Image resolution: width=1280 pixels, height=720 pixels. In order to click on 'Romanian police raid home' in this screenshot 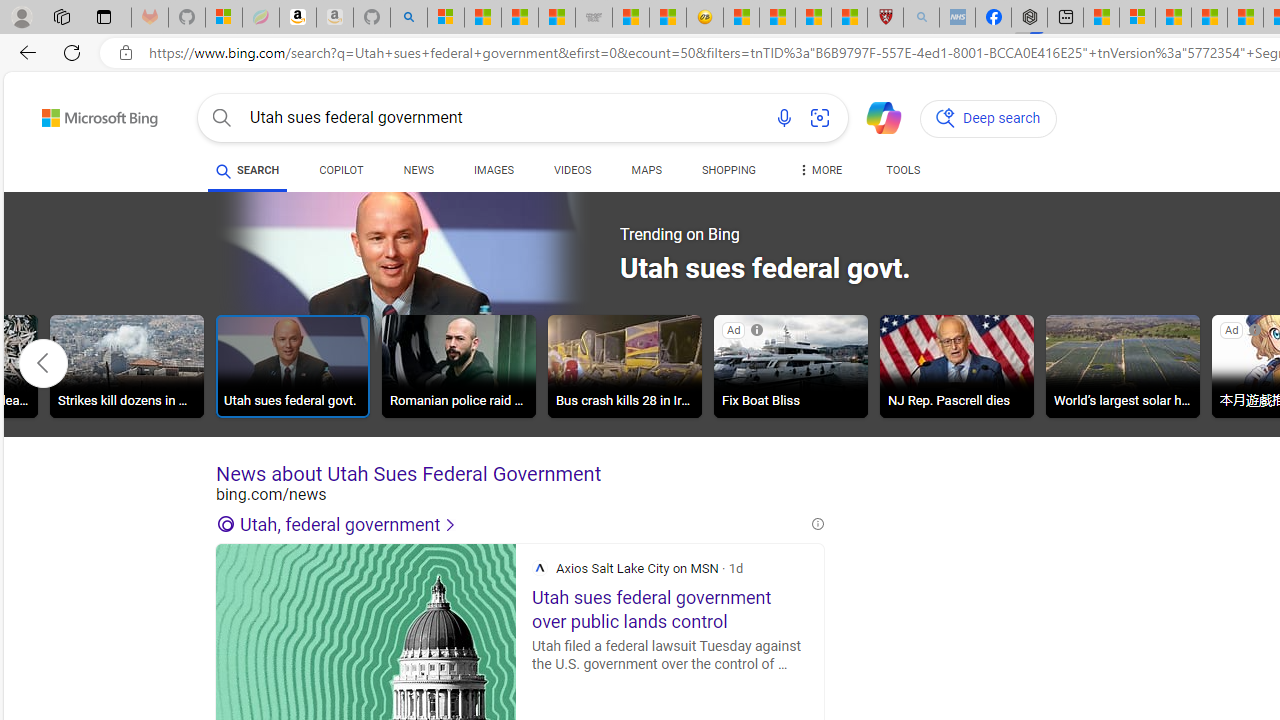, I will do `click(457, 369)`.